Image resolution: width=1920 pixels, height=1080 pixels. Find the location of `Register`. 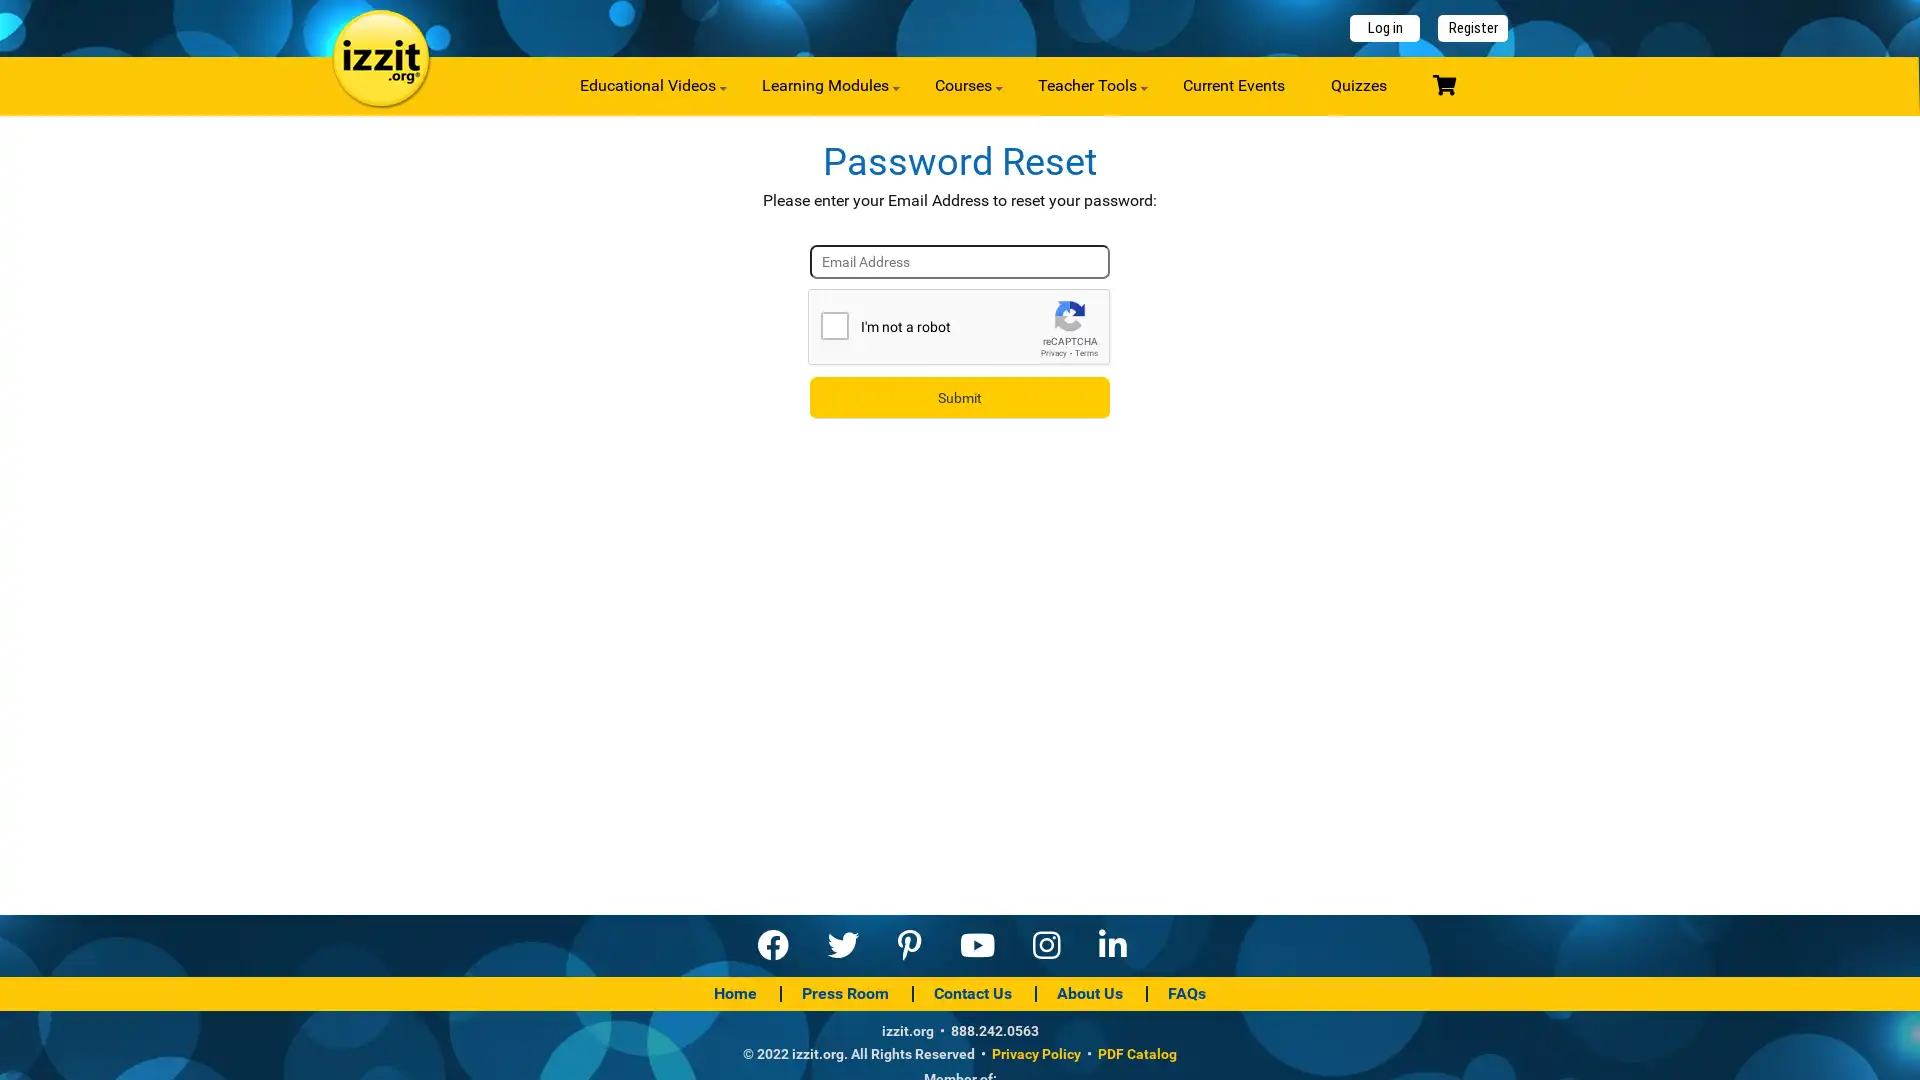

Register is located at coordinates (1473, 28).